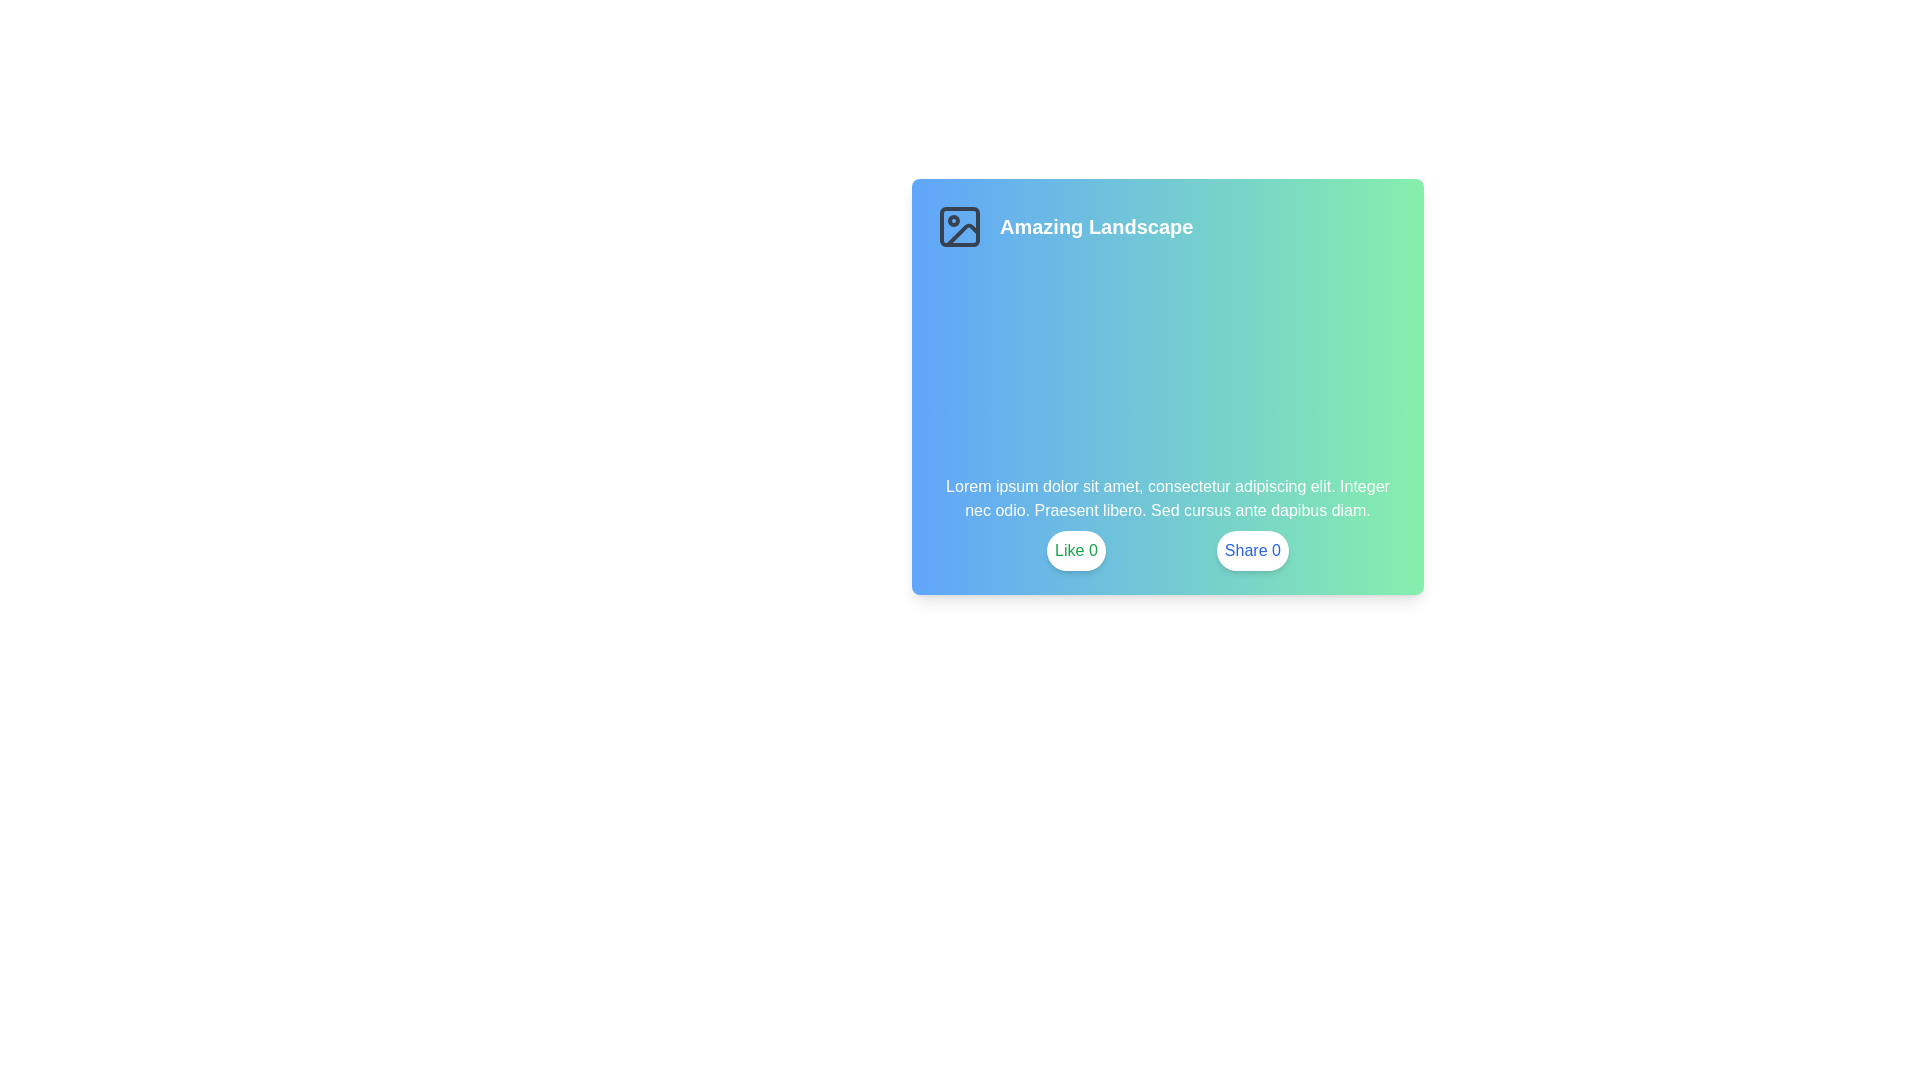  I want to click on the image-related icon located to the left of the text 'Amazing Landscape', so click(960, 226).